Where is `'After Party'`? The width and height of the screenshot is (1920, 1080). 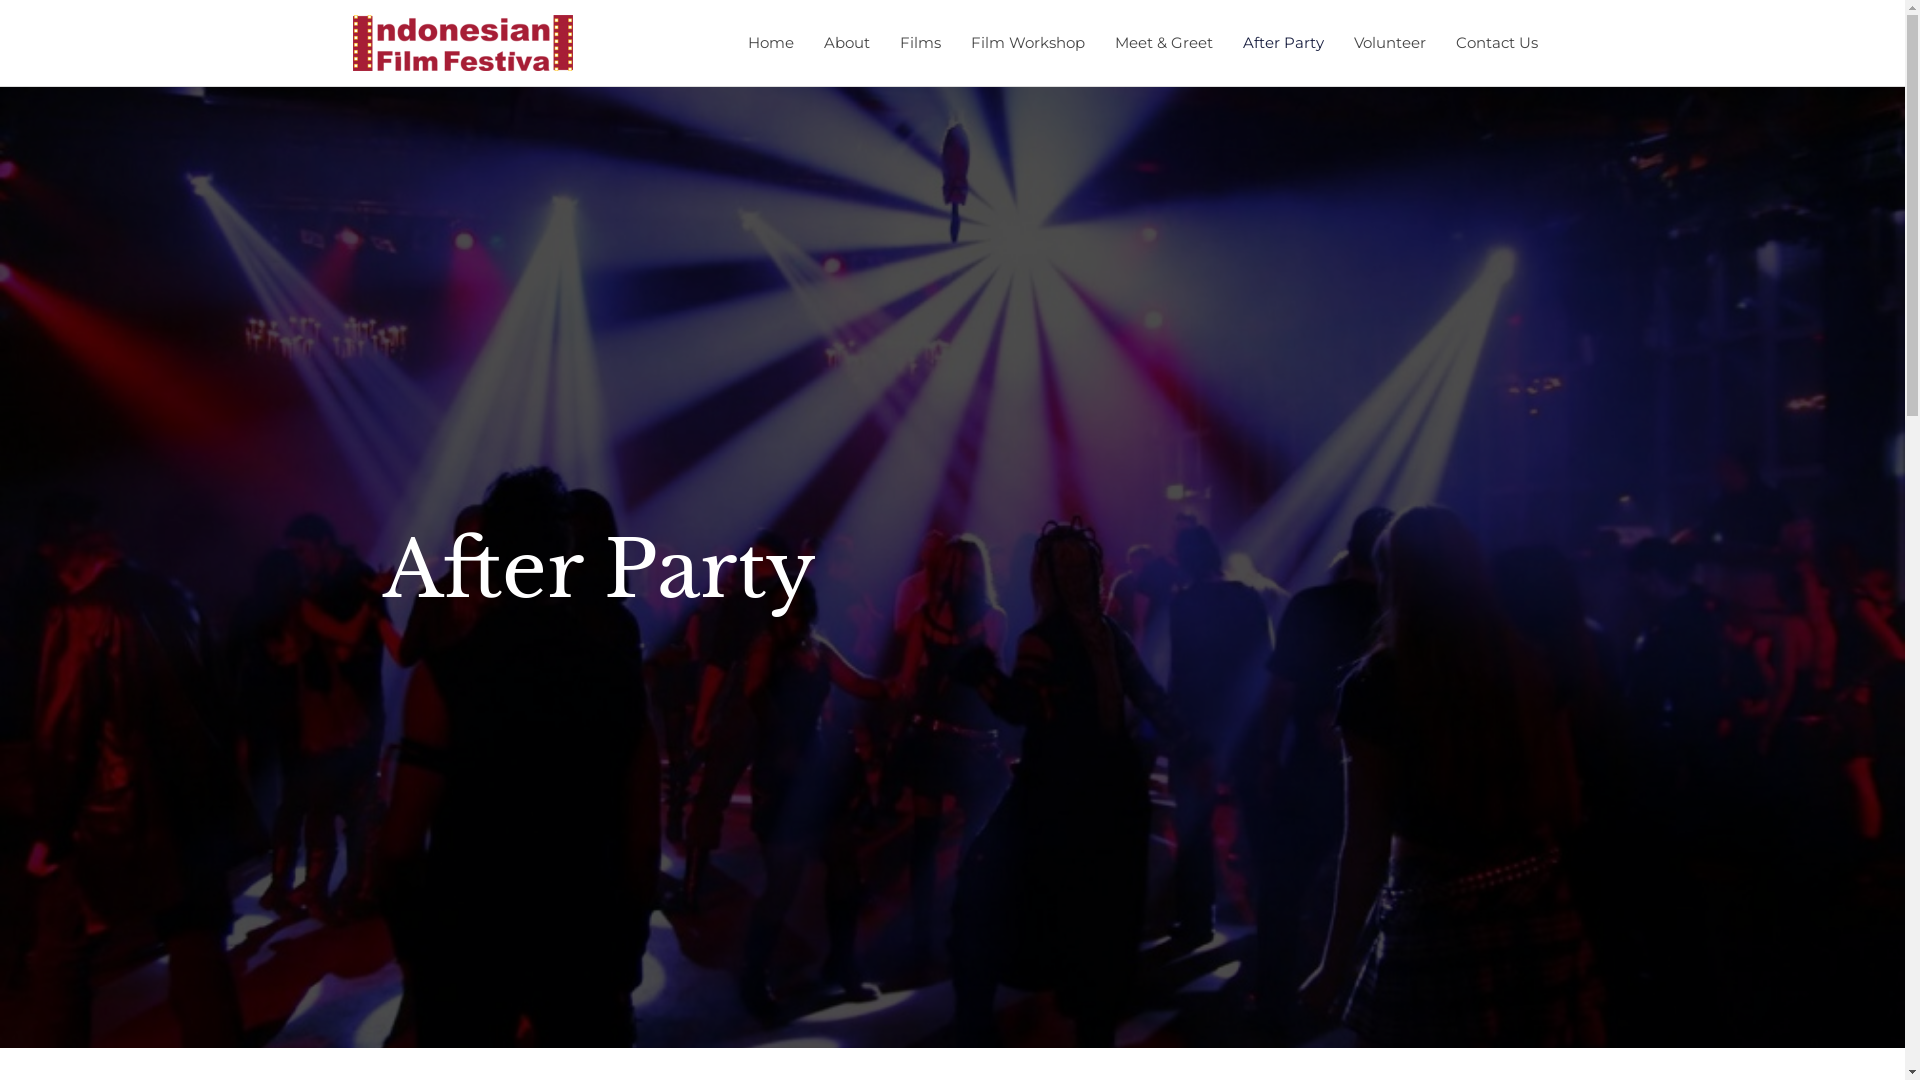 'After Party' is located at coordinates (1283, 42).